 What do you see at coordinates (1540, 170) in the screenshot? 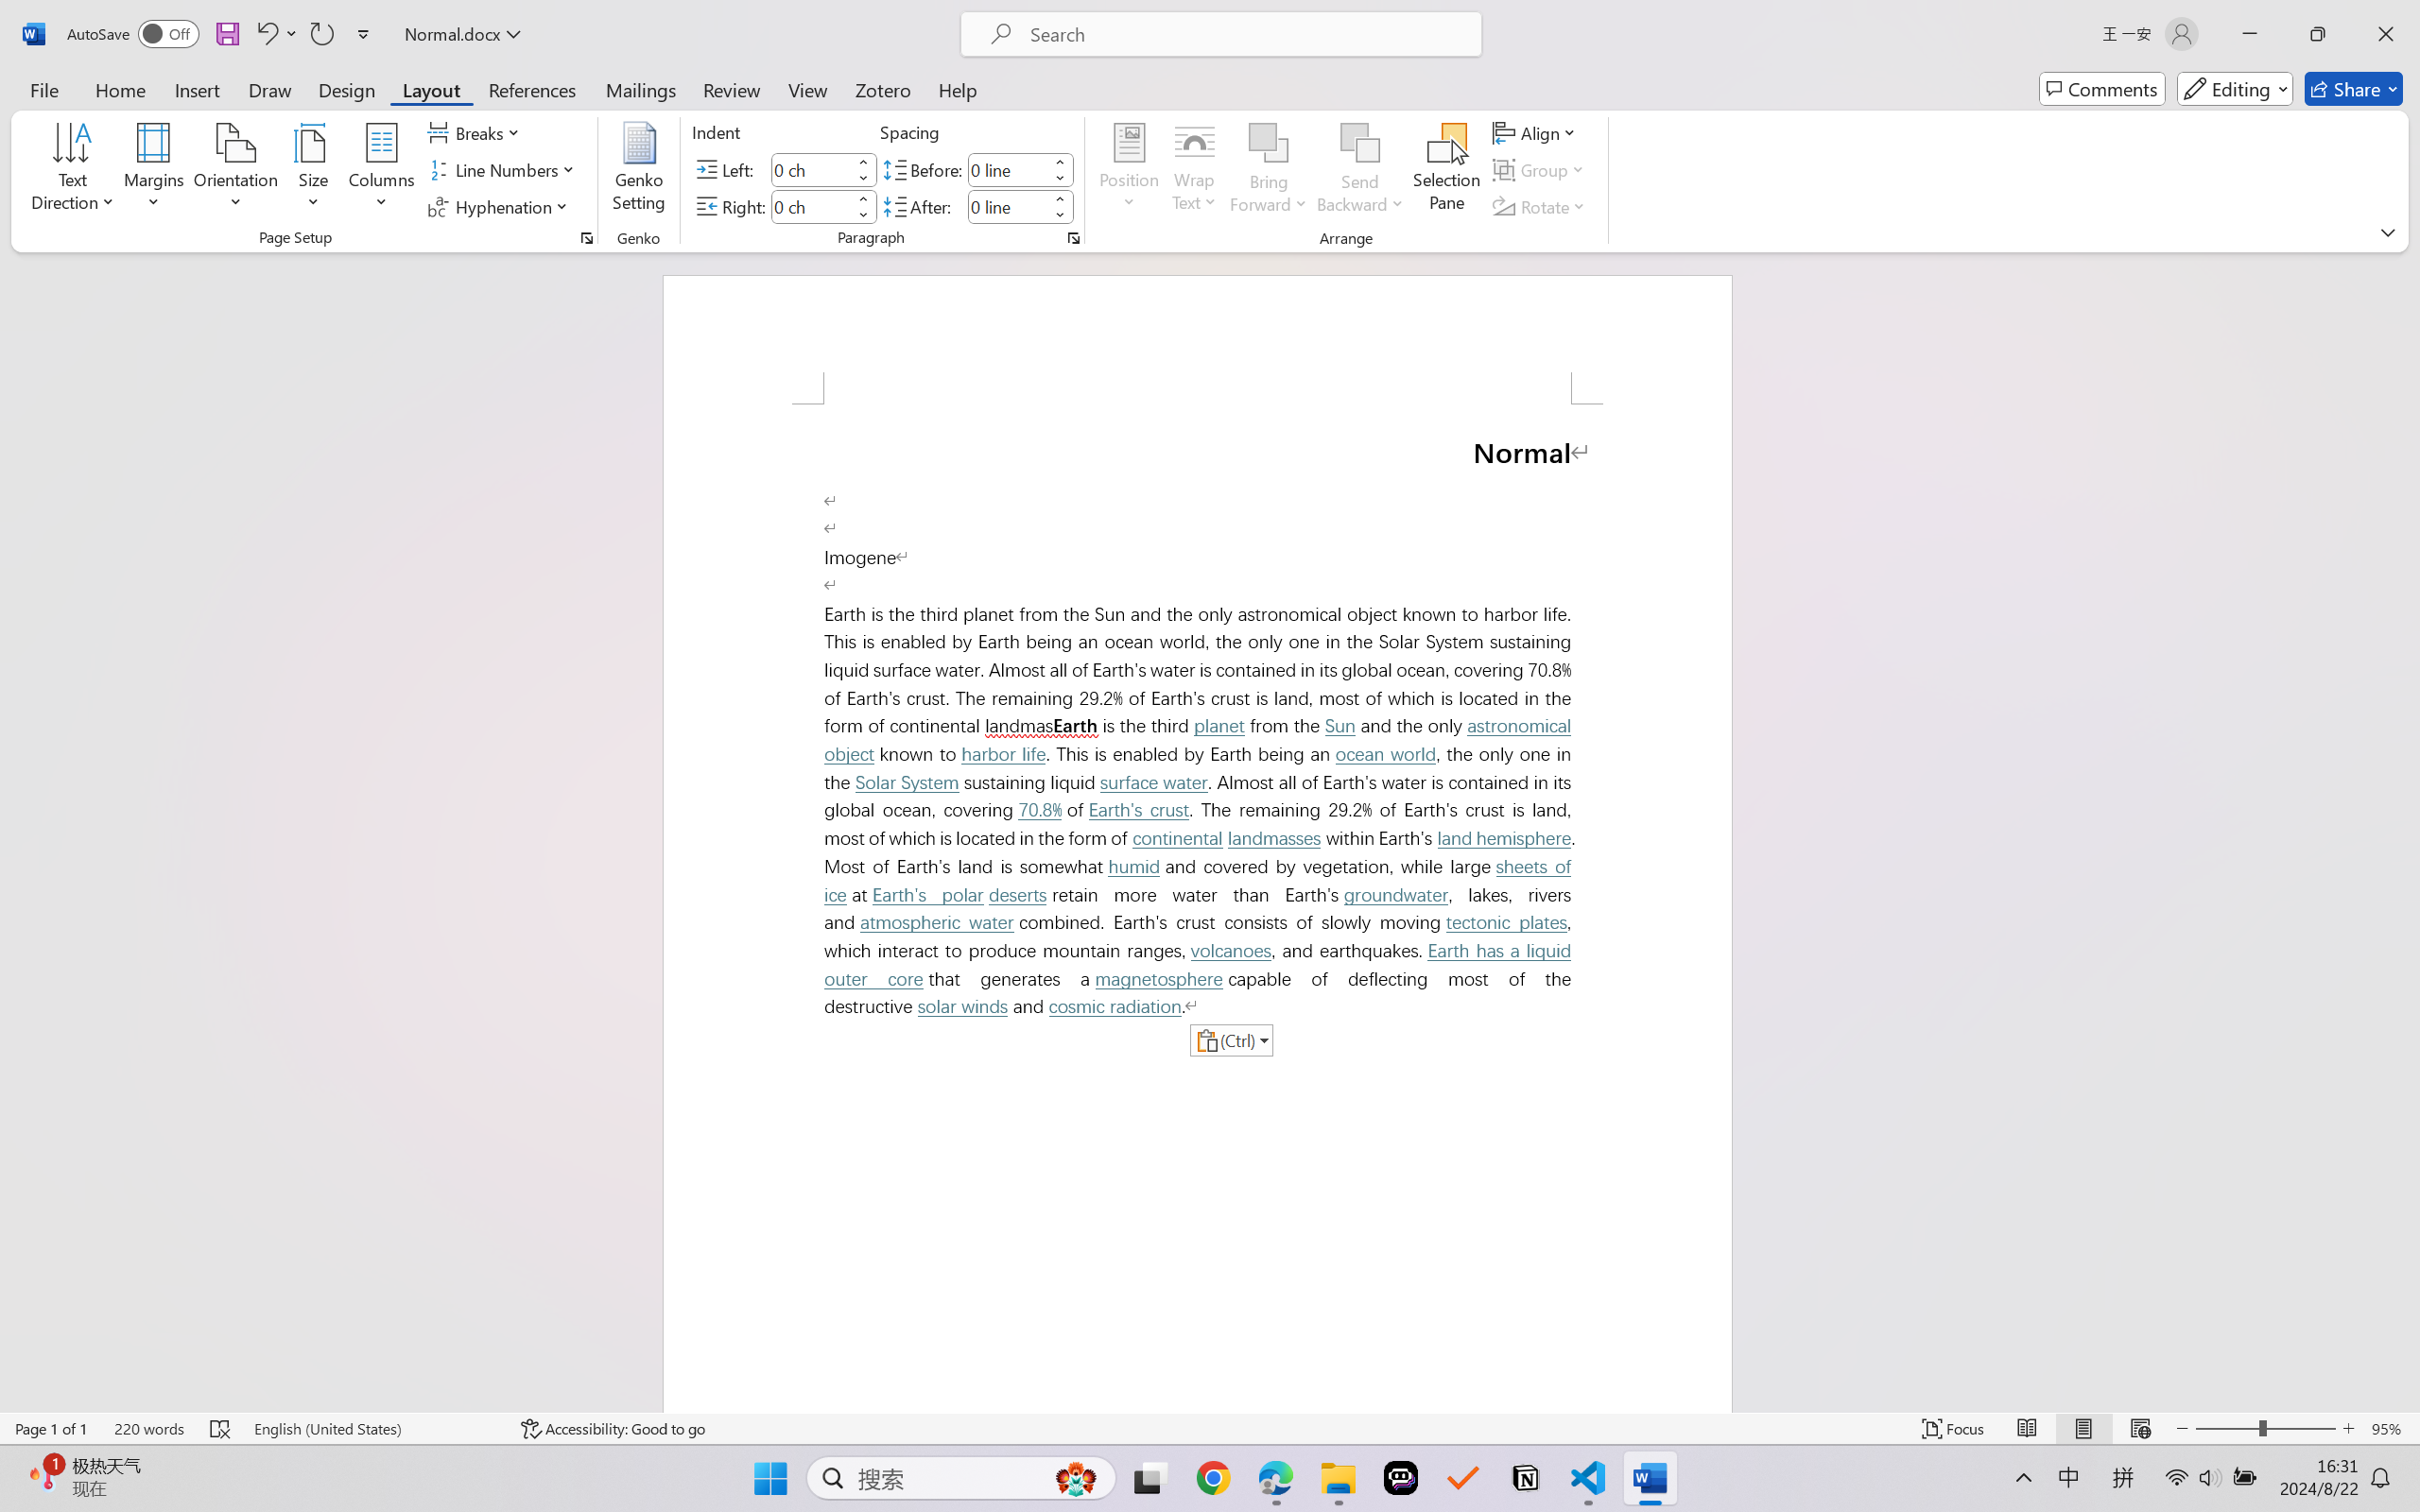
I see `'Group'` at bounding box center [1540, 170].